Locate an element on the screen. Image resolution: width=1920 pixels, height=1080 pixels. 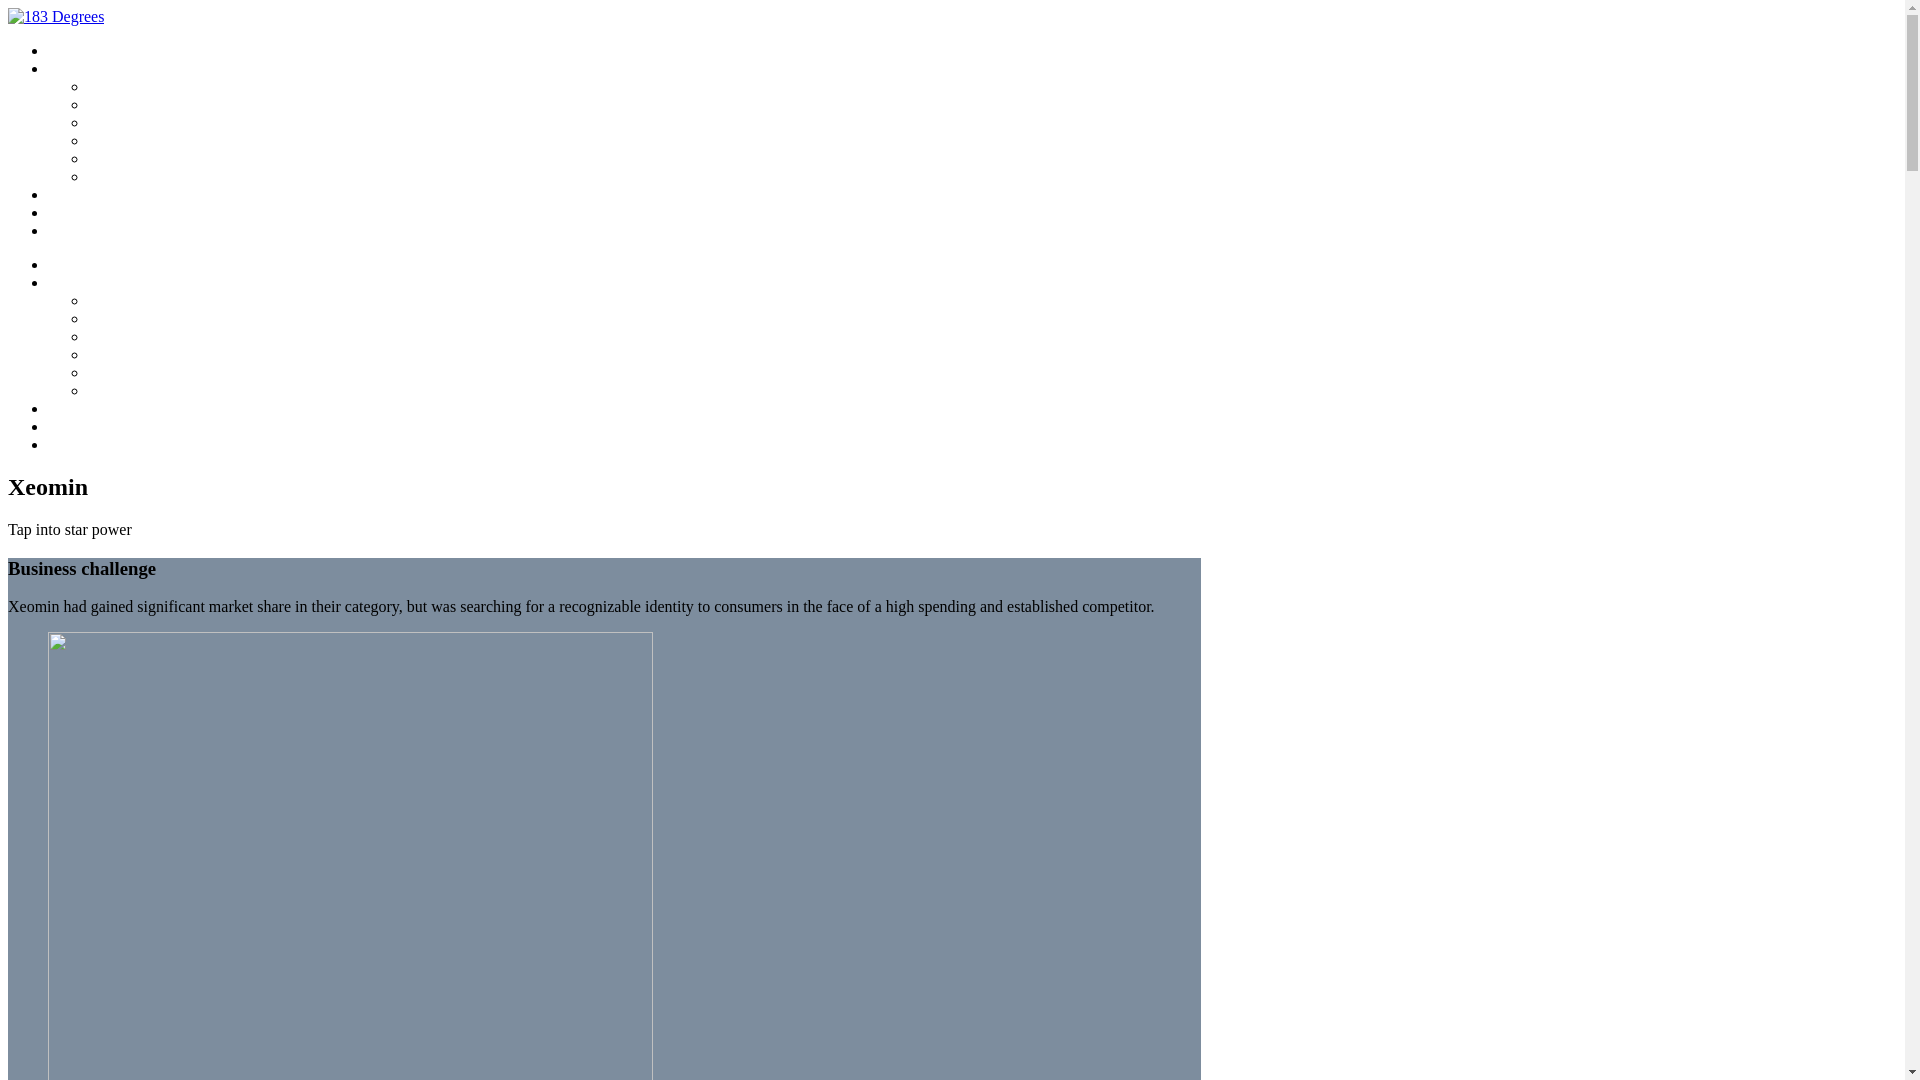
'Why 183' is located at coordinates (75, 264).